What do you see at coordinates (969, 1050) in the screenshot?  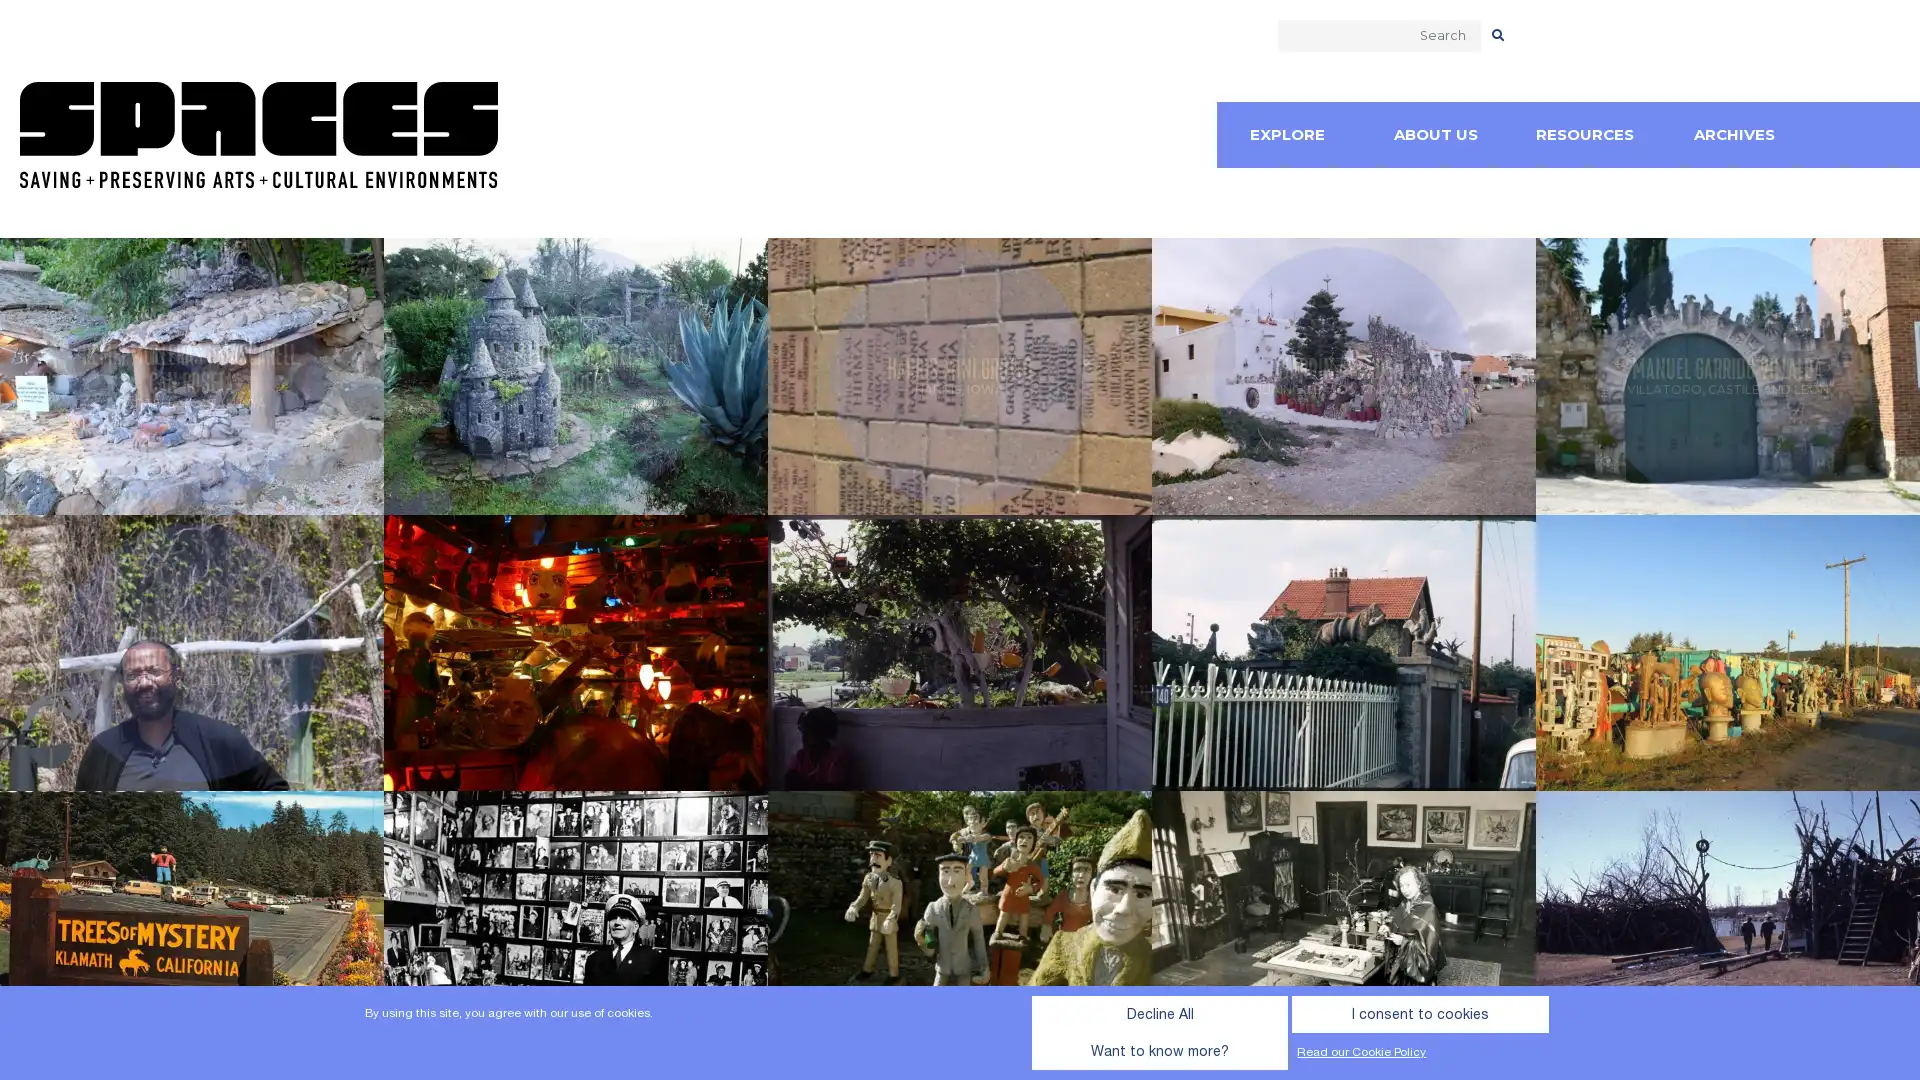 I see `Decline All` at bounding box center [969, 1050].